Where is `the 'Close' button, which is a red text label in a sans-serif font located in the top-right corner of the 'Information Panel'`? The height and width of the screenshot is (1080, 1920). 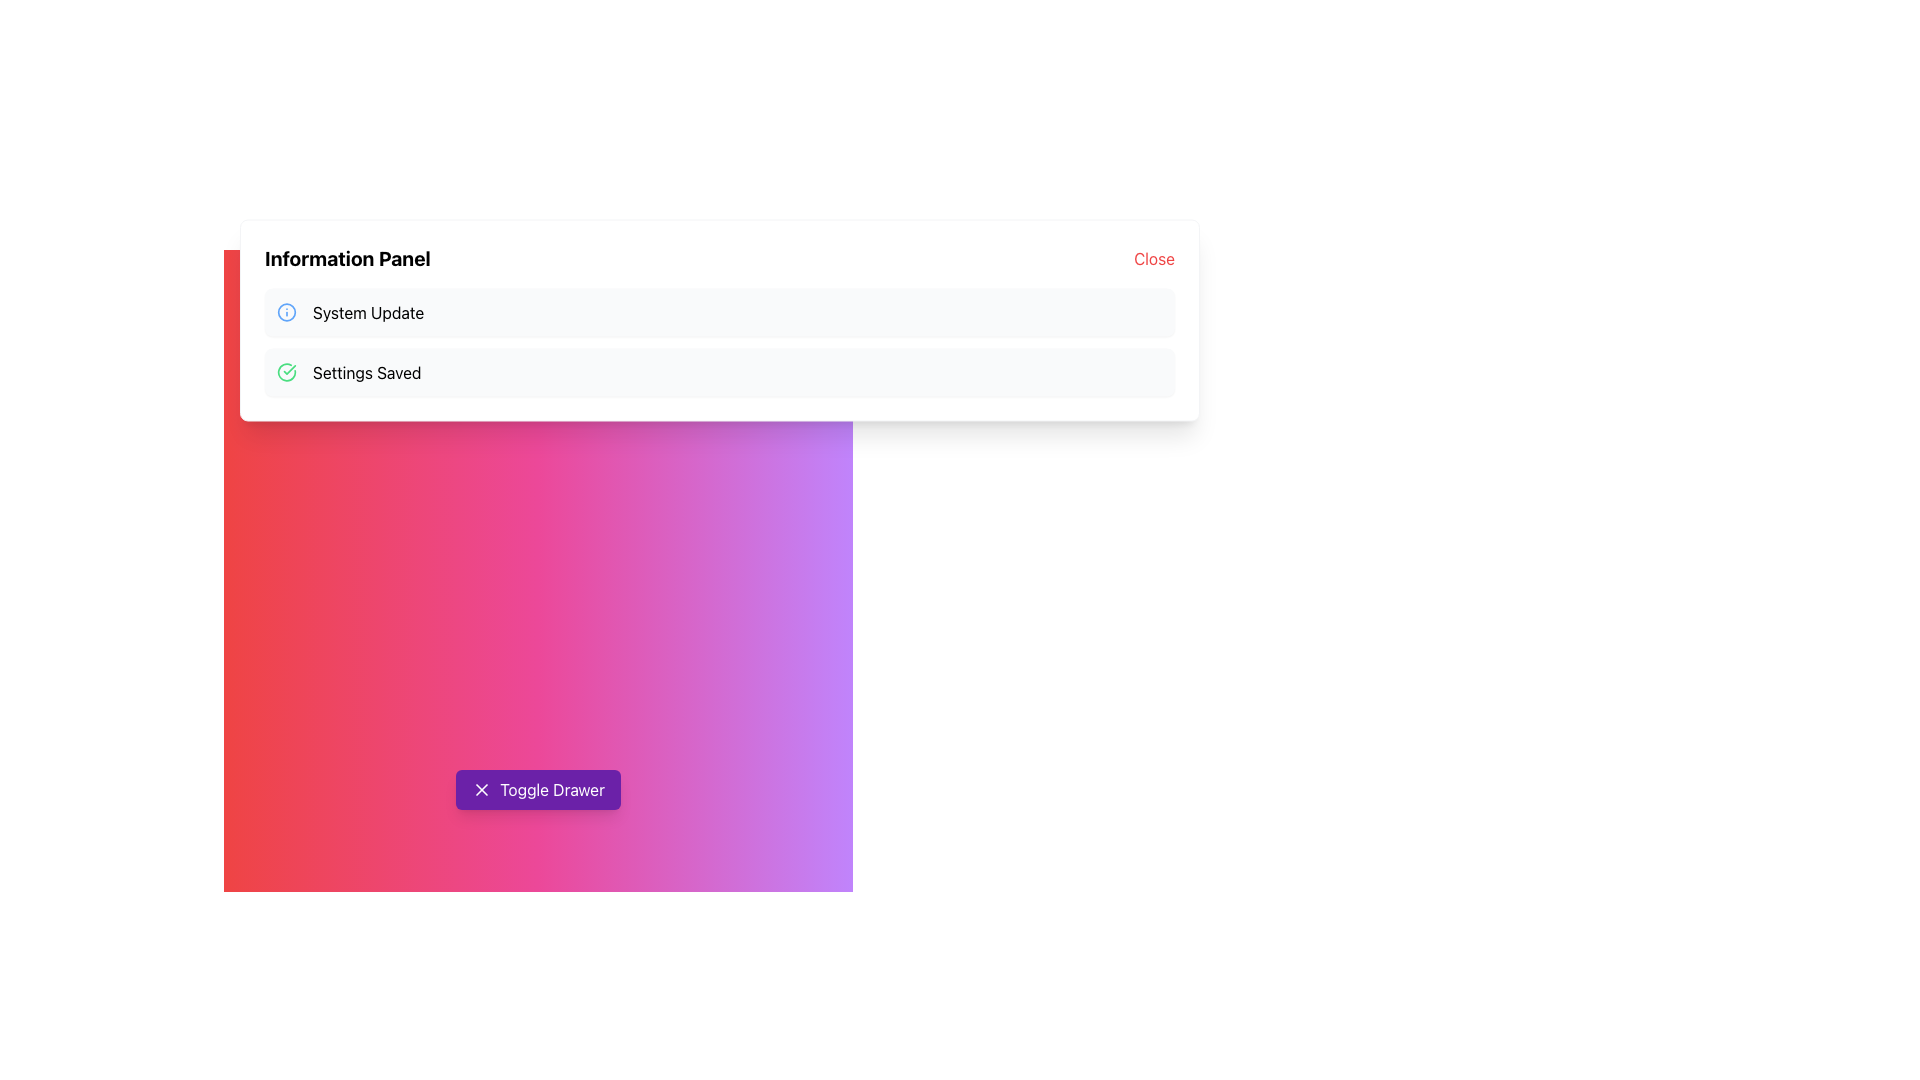 the 'Close' button, which is a red text label in a sans-serif font located in the top-right corner of the 'Information Panel' is located at coordinates (1154, 257).